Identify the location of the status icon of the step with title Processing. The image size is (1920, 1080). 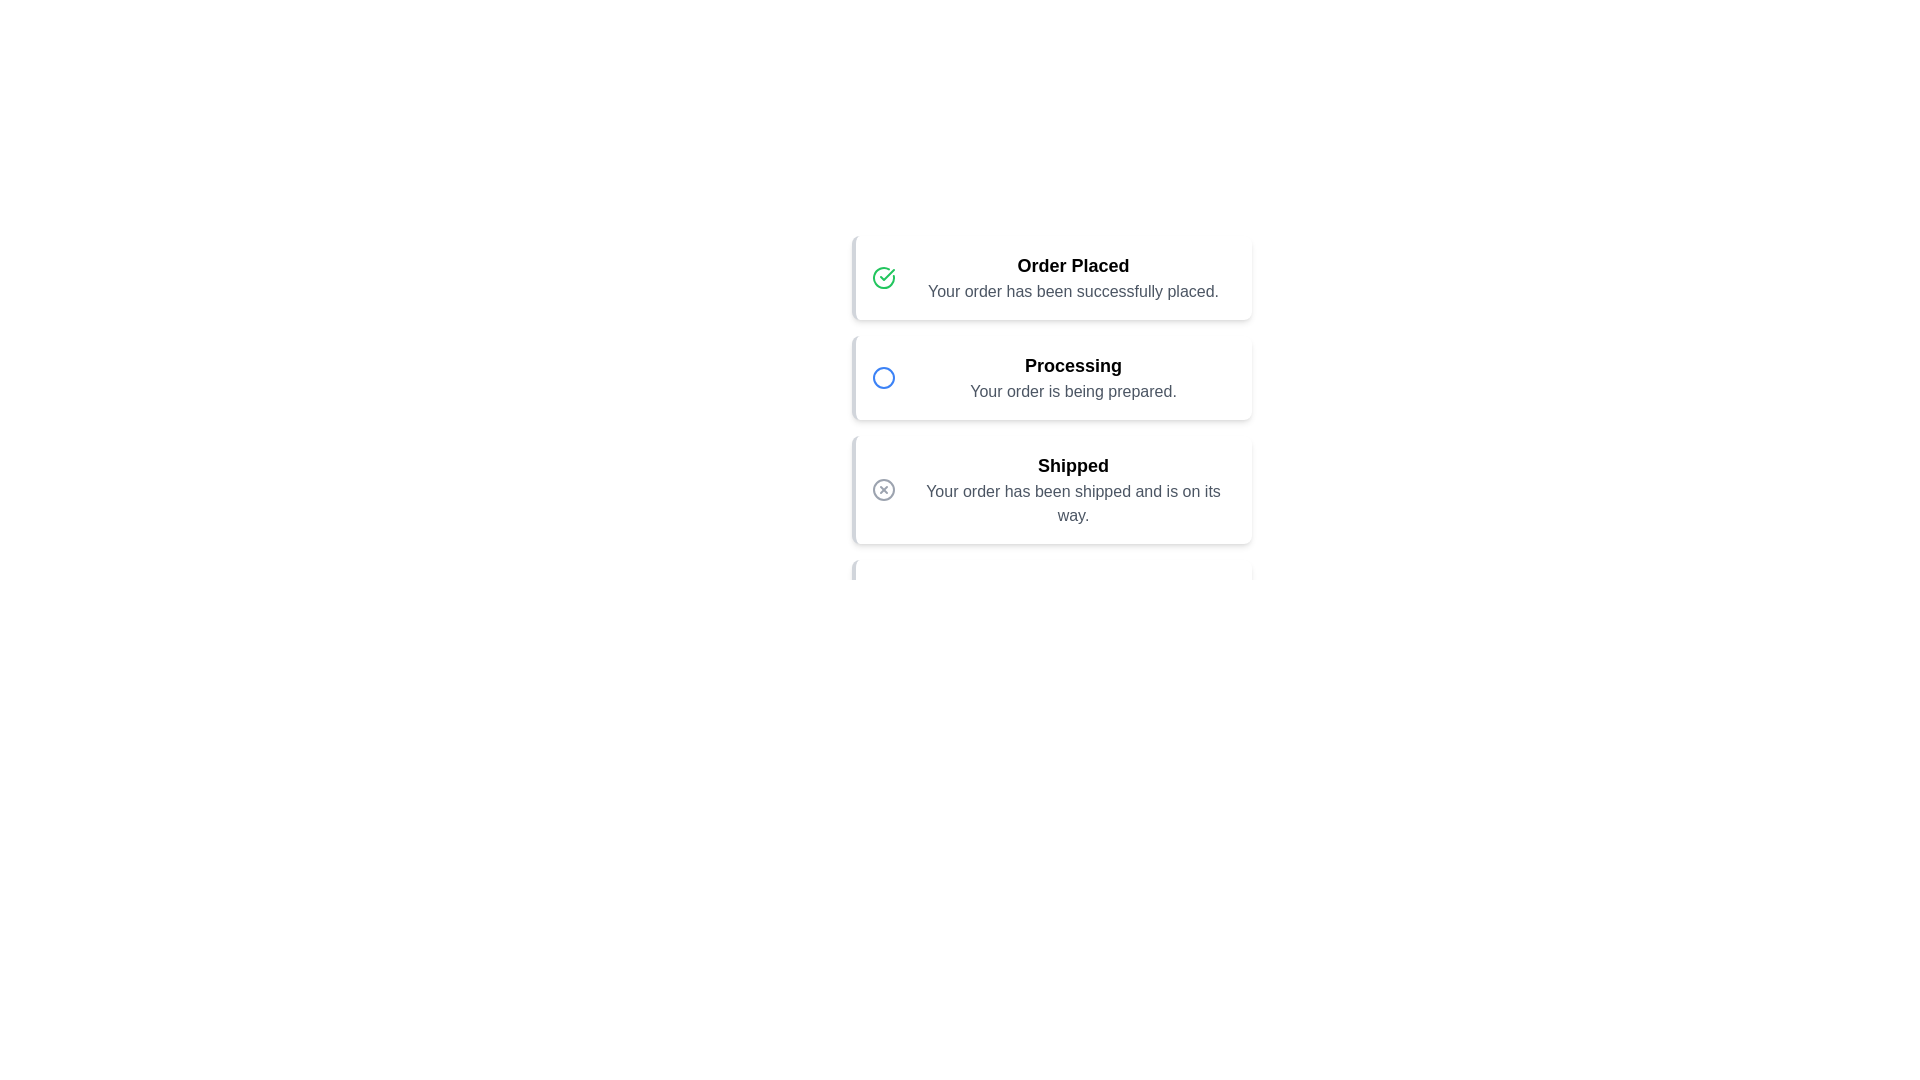
(882, 378).